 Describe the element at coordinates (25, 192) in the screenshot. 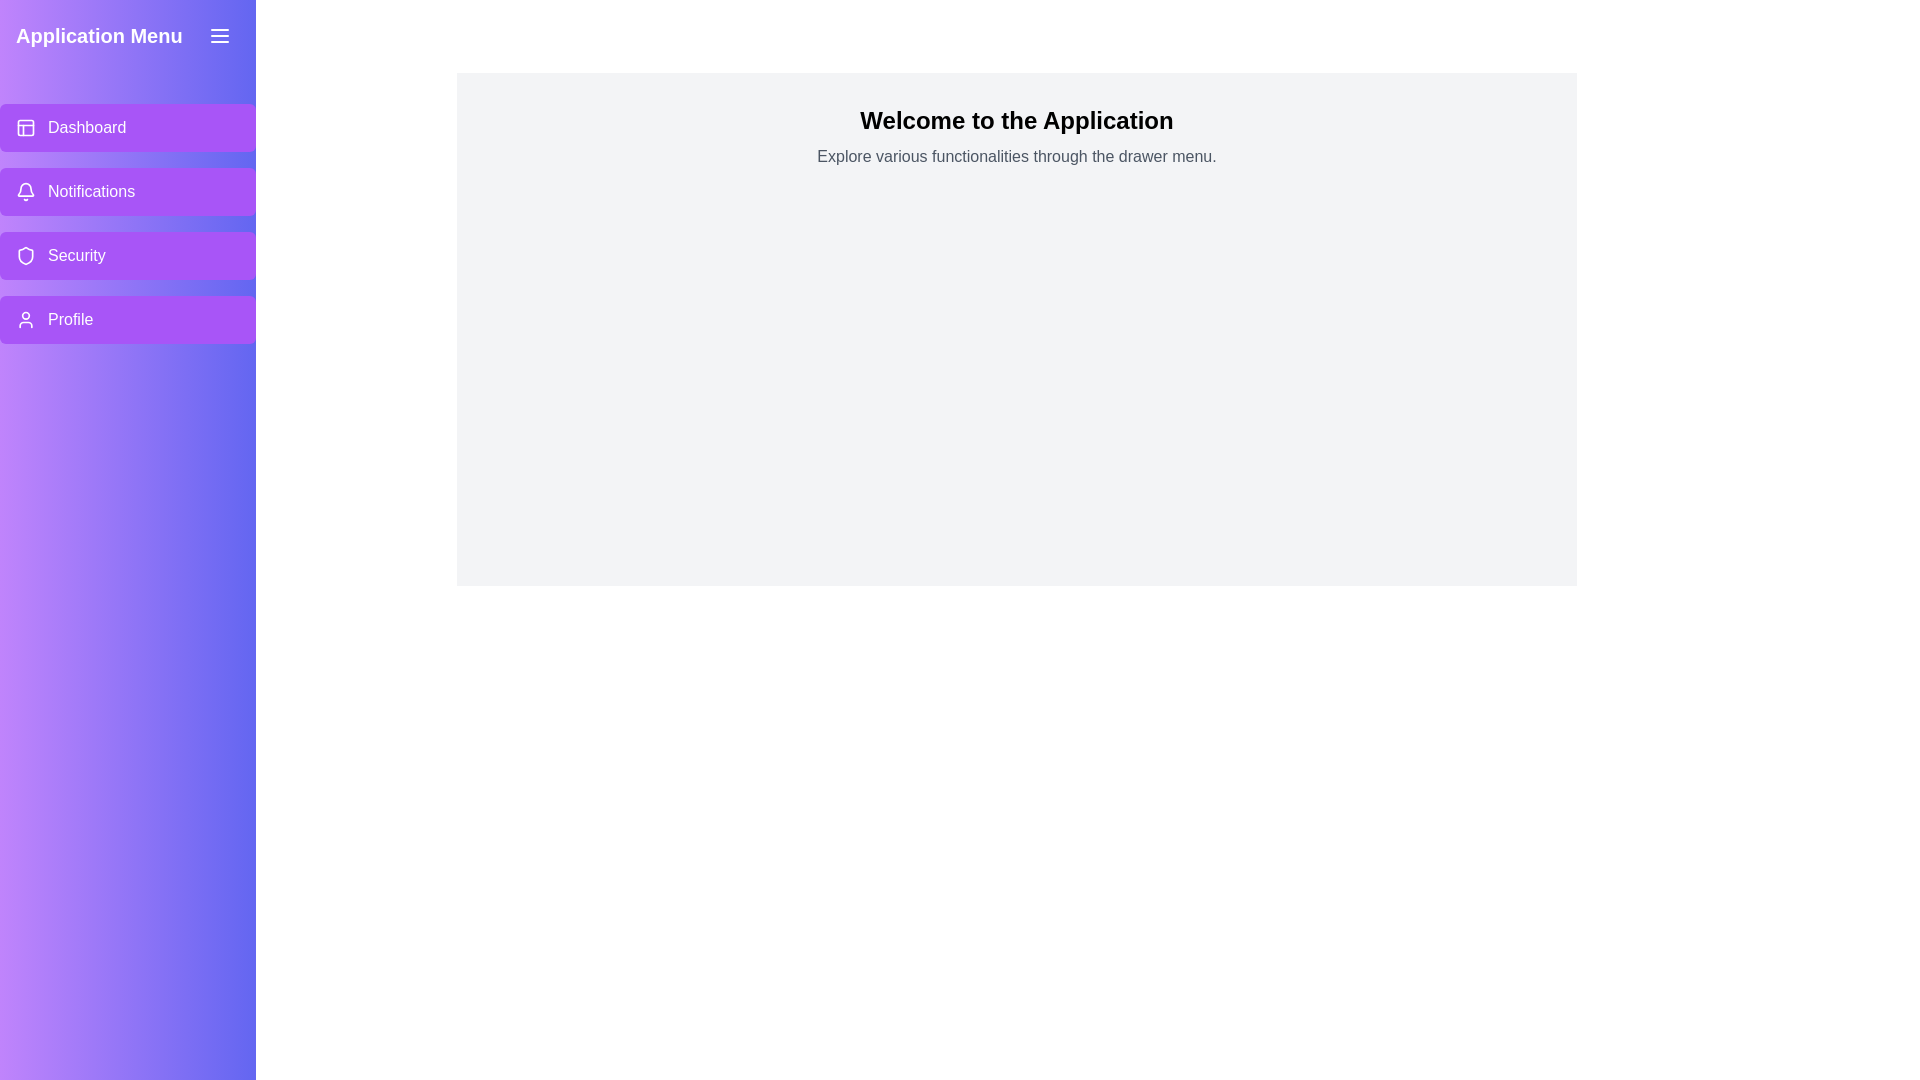

I see `the menu item labeled Notifications to explore its associated icon` at that location.